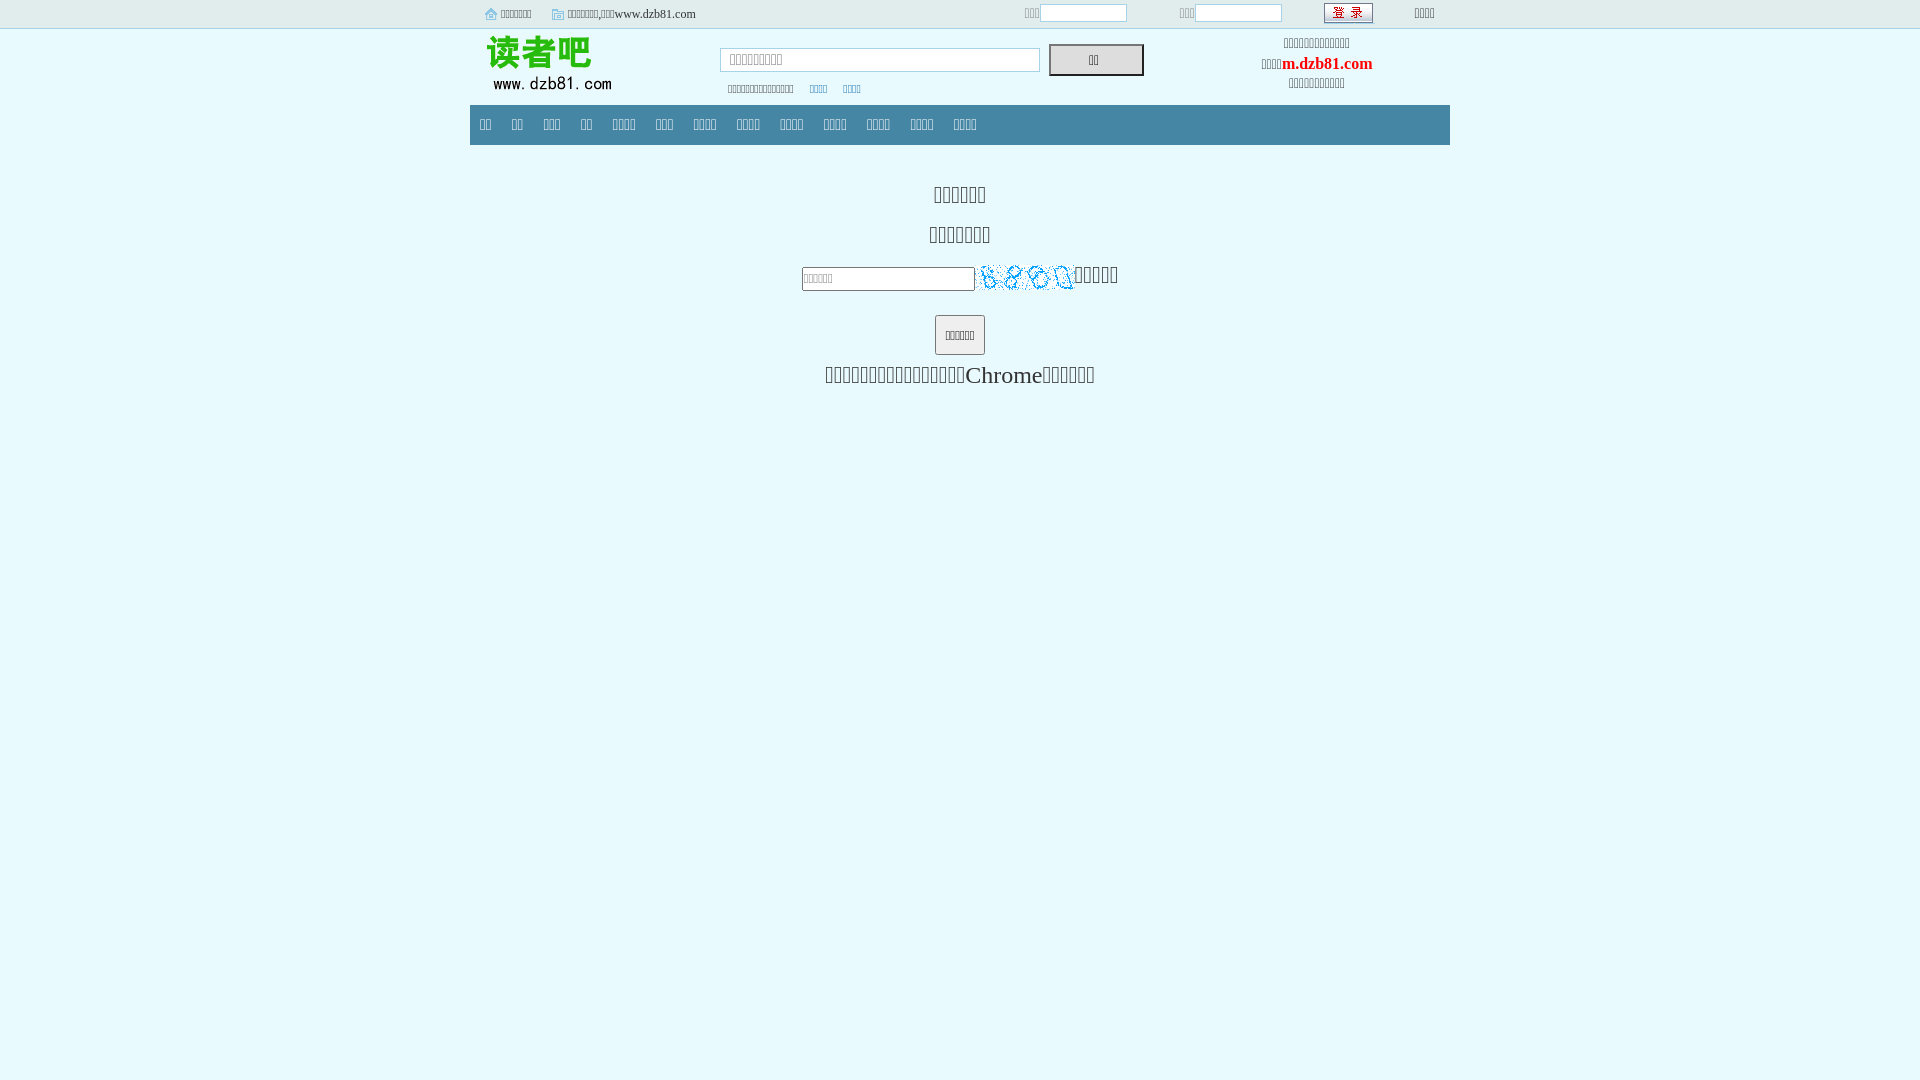 The height and width of the screenshot is (1080, 1920). What do you see at coordinates (1327, 62) in the screenshot?
I see `'m.dzb81.com'` at bounding box center [1327, 62].